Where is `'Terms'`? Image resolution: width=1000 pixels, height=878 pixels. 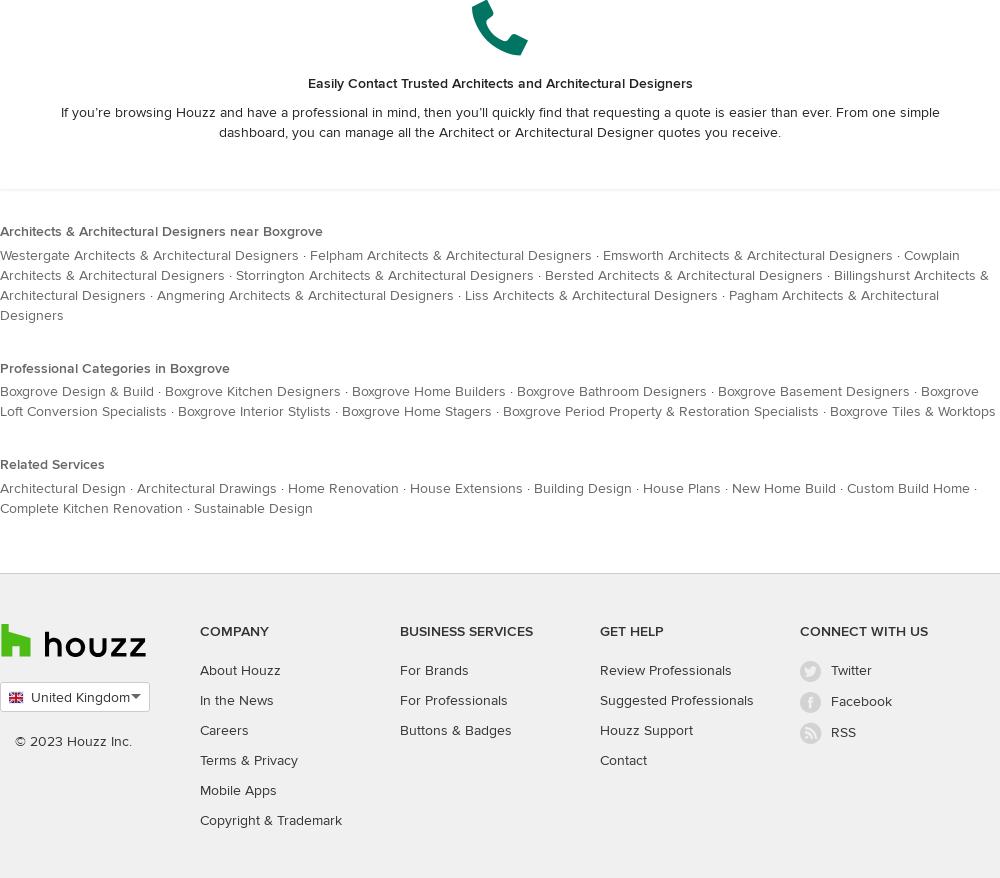
'Terms' is located at coordinates (217, 759).